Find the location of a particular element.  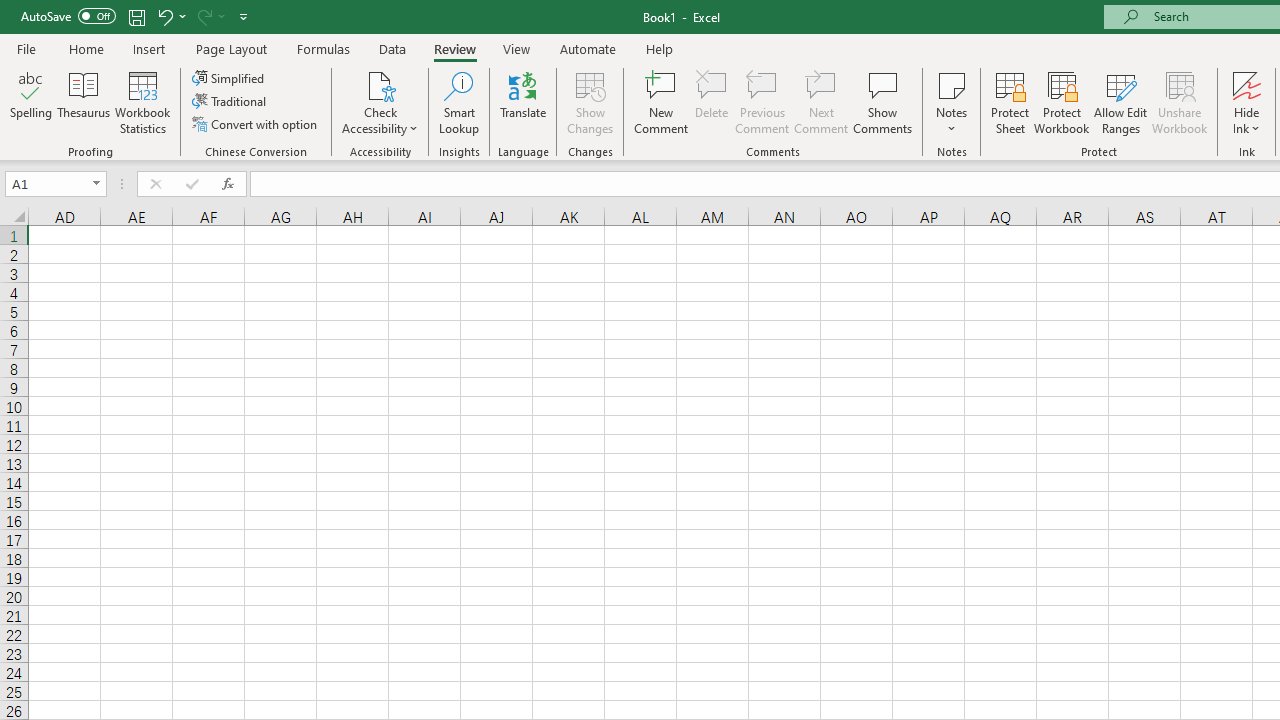

'Simplified' is located at coordinates (230, 77).